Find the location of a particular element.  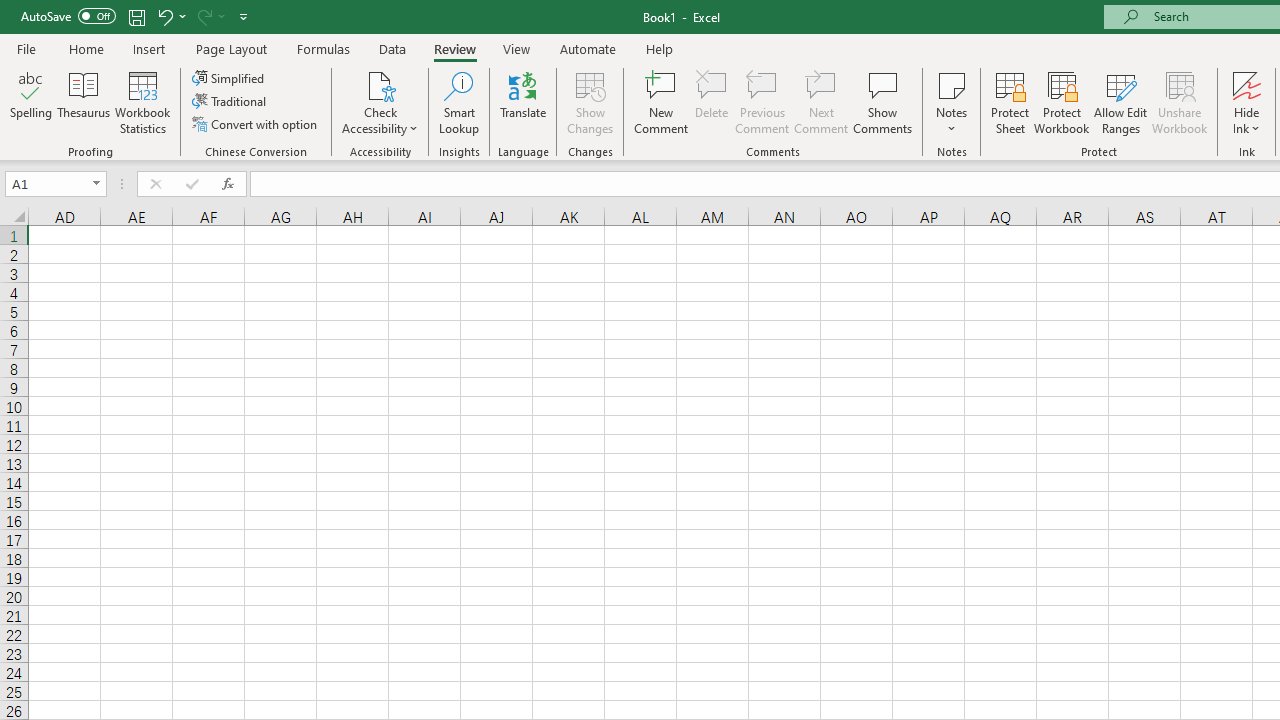

'Simplified' is located at coordinates (230, 77).